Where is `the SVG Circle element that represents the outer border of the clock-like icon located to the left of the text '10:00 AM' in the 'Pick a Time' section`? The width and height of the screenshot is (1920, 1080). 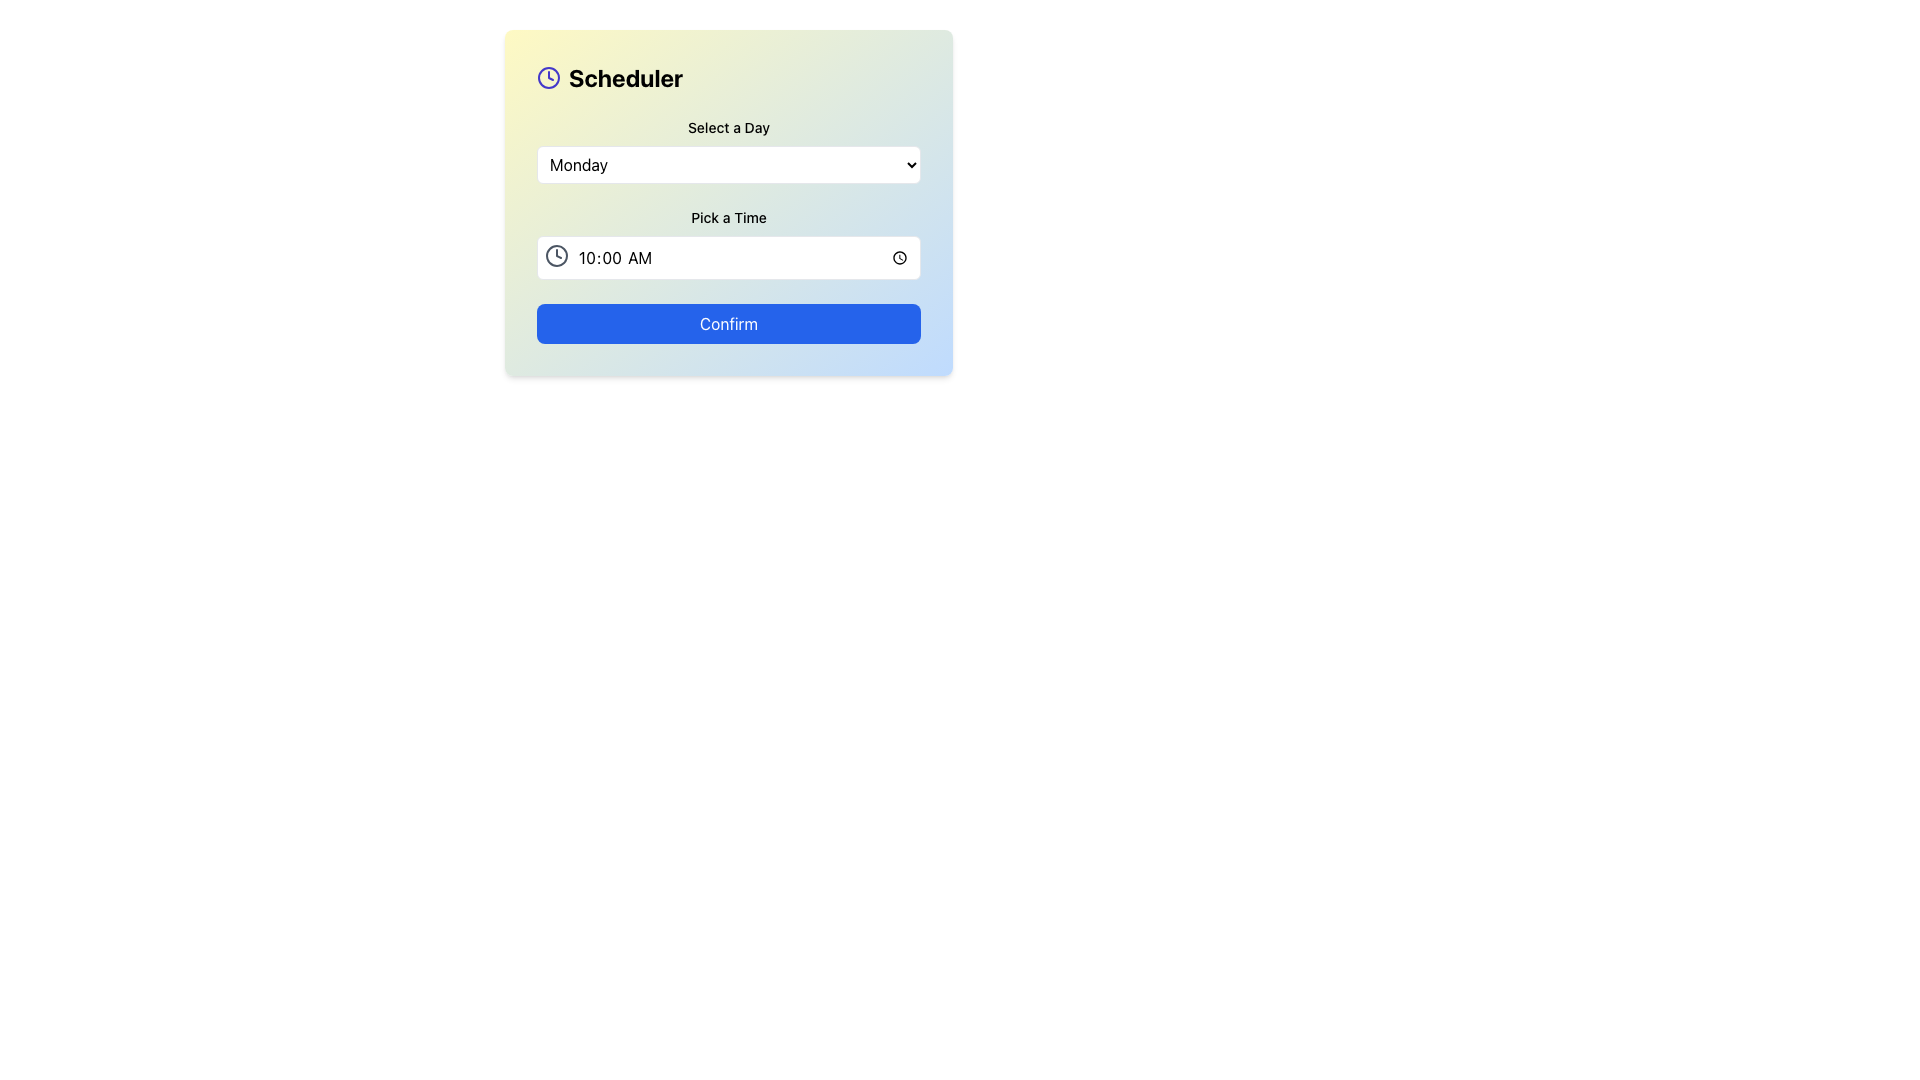
the SVG Circle element that represents the outer border of the clock-like icon located to the left of the text '10:00 AM' in the 'Pick a Time' section is located at coordinates (548, 76).